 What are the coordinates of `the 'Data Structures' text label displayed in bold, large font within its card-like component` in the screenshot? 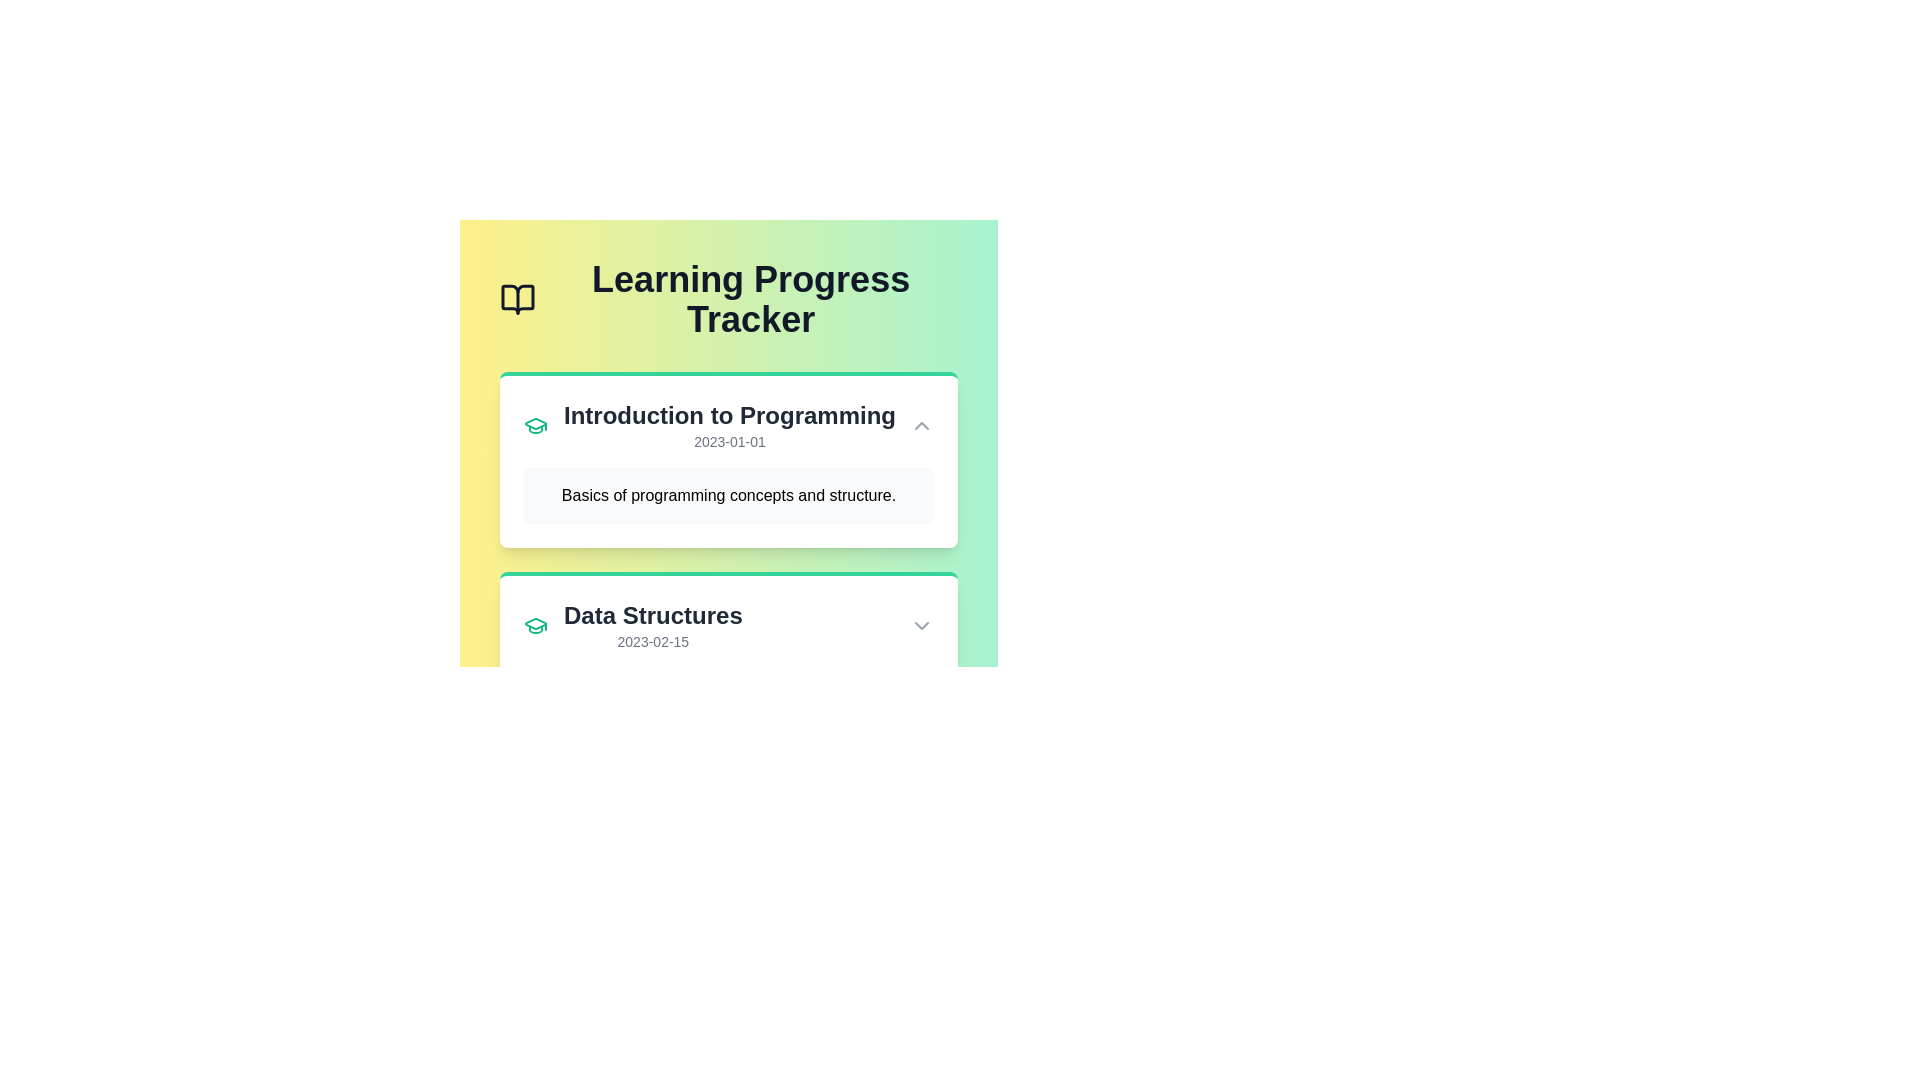 It's located at (653, 615).